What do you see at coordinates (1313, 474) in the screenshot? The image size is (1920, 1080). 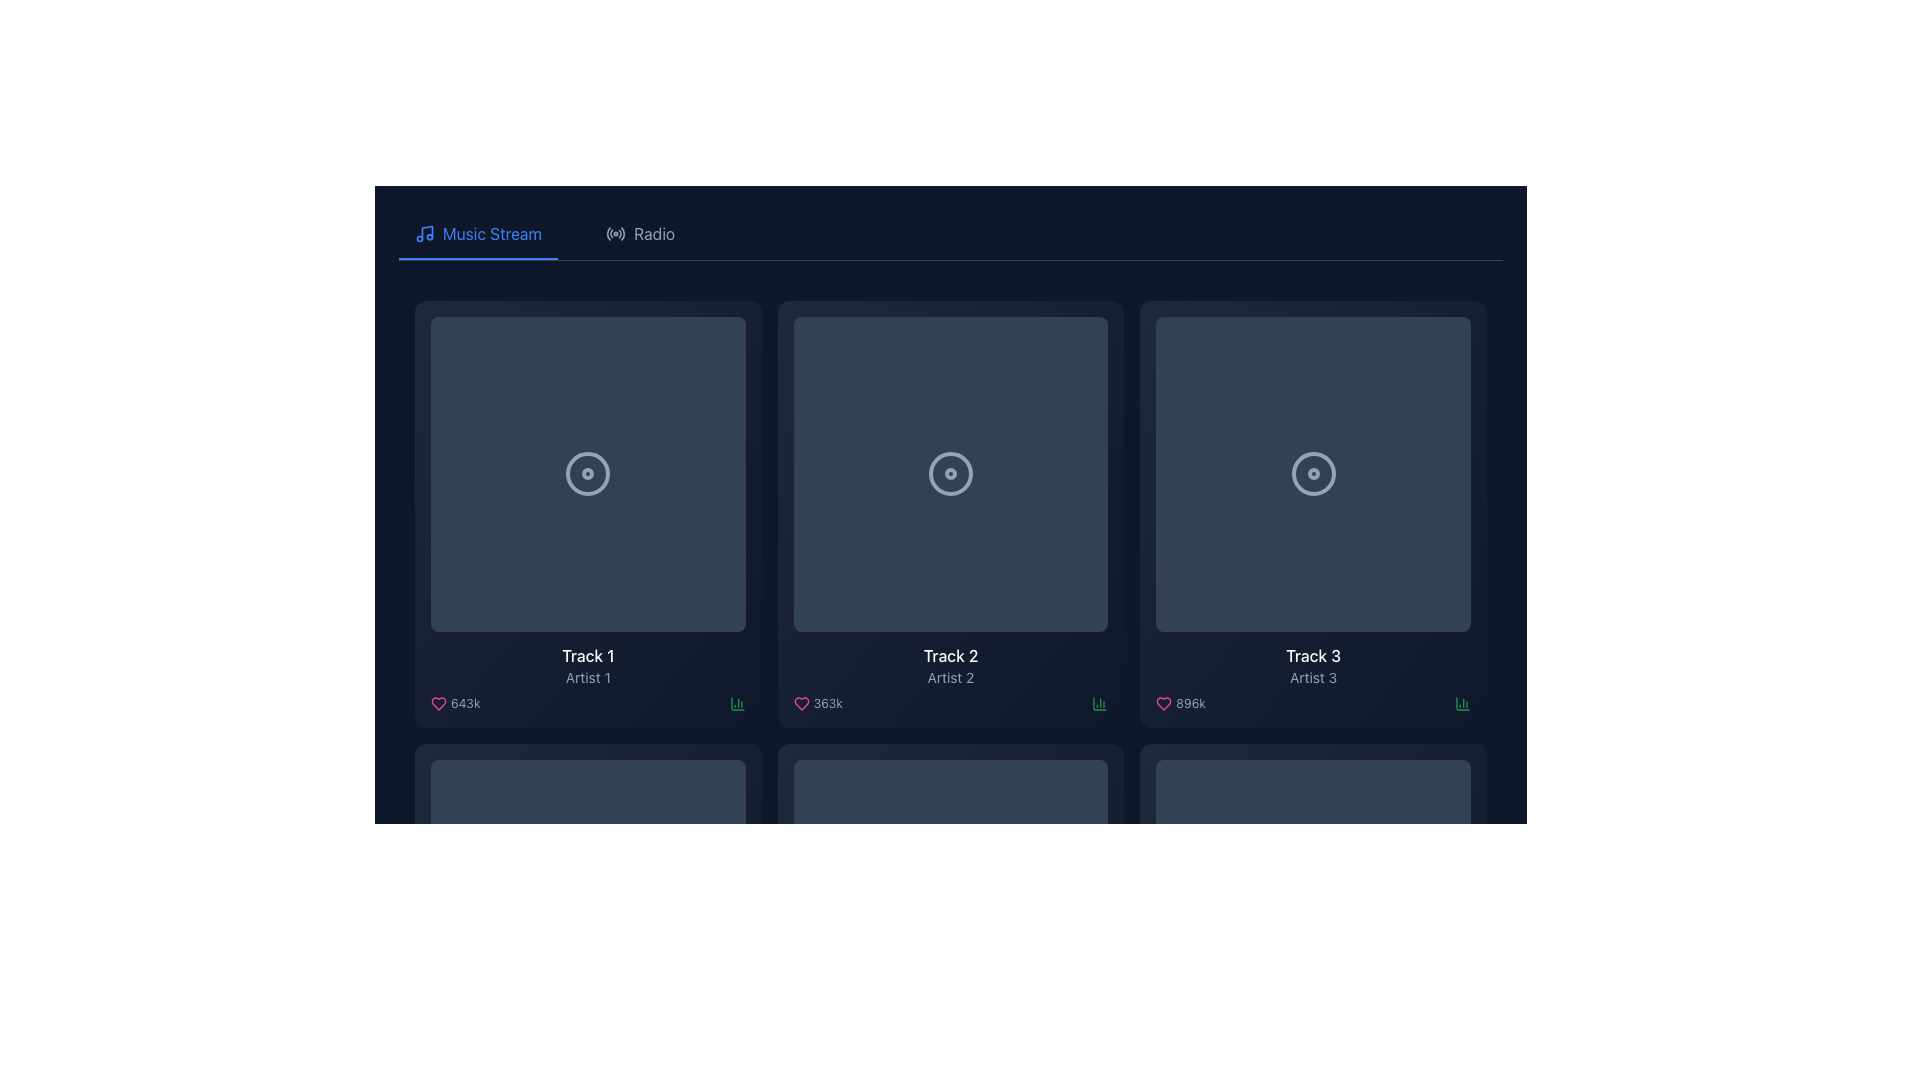 I see `the SVG graphic element, which is a disc-shaped image with concentric circles, located in the center of the 'Track 3' card` at bounding box center [1313, 474].